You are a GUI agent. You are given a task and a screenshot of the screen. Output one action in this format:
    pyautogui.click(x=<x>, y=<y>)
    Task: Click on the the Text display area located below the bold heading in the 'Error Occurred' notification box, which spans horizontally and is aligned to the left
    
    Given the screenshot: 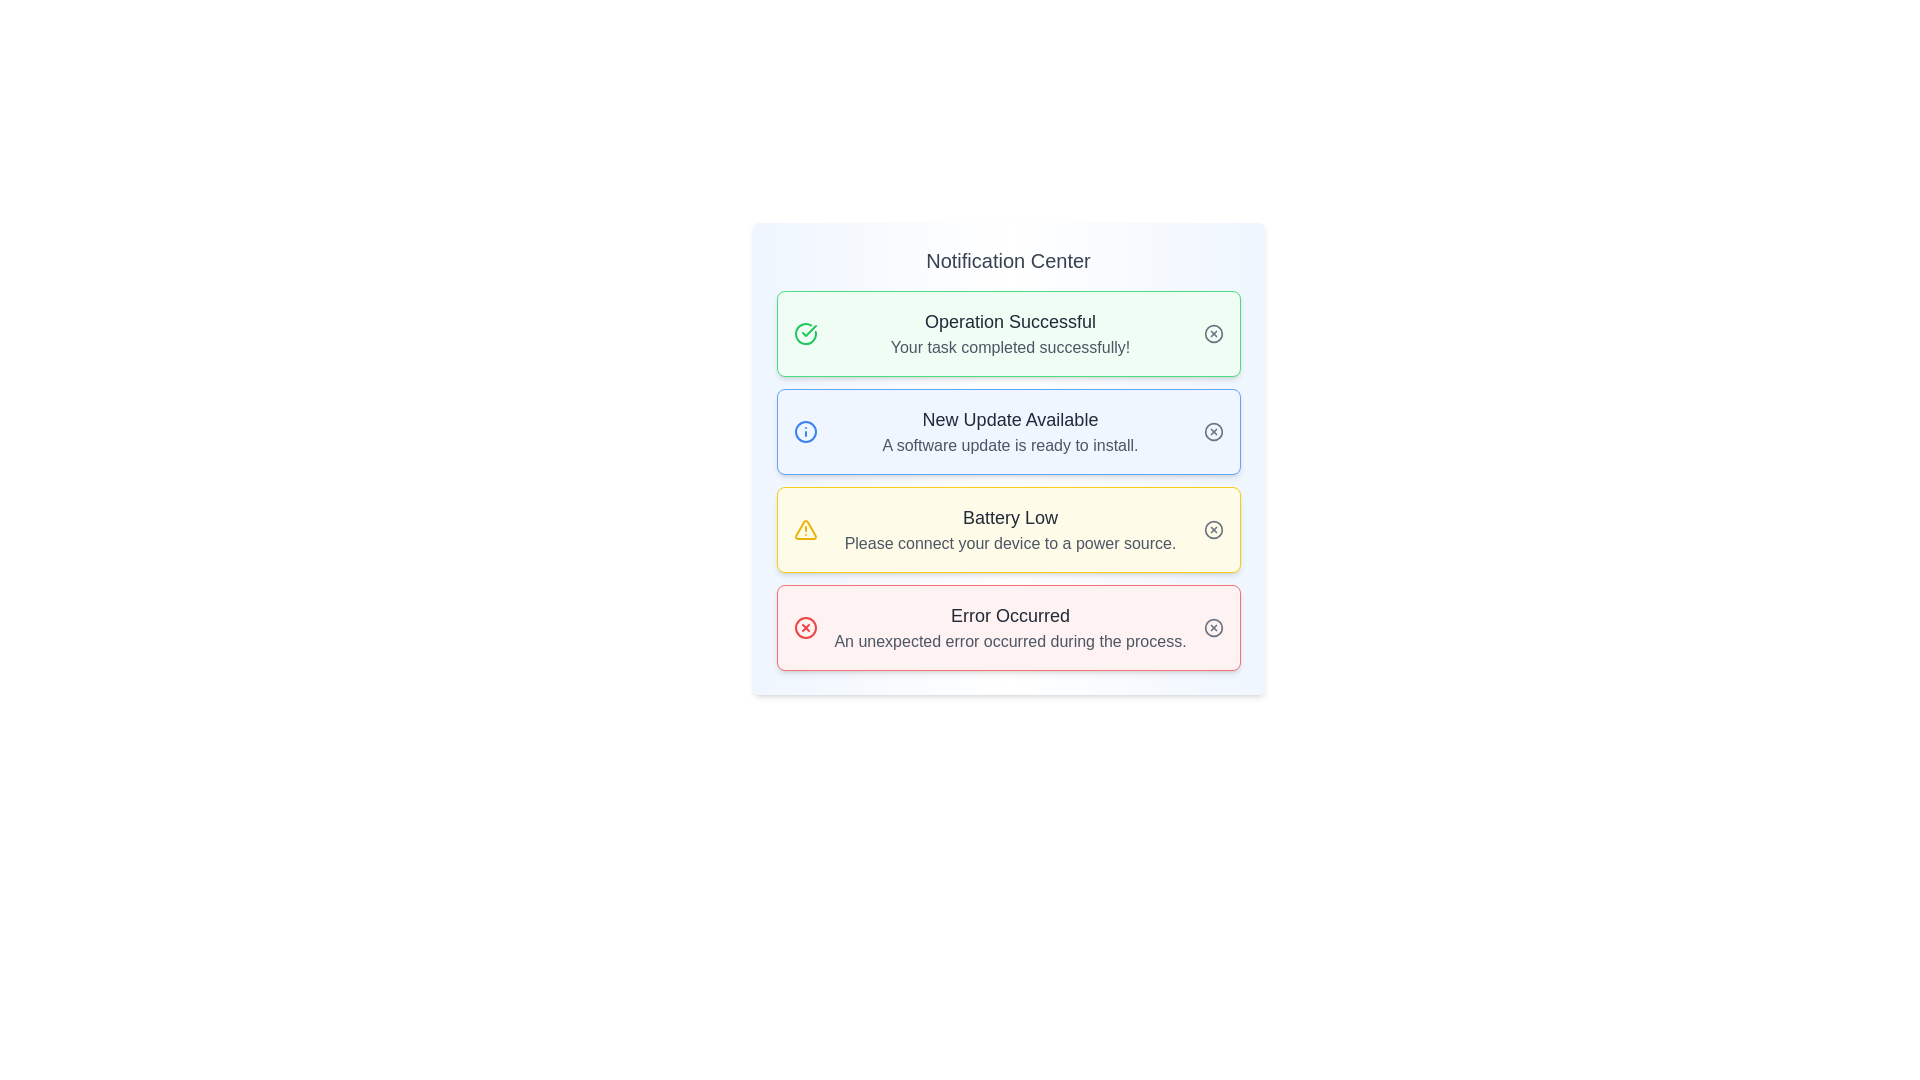 What is the action you would take?
    pyautogui.click(x=1010, y=641)
    